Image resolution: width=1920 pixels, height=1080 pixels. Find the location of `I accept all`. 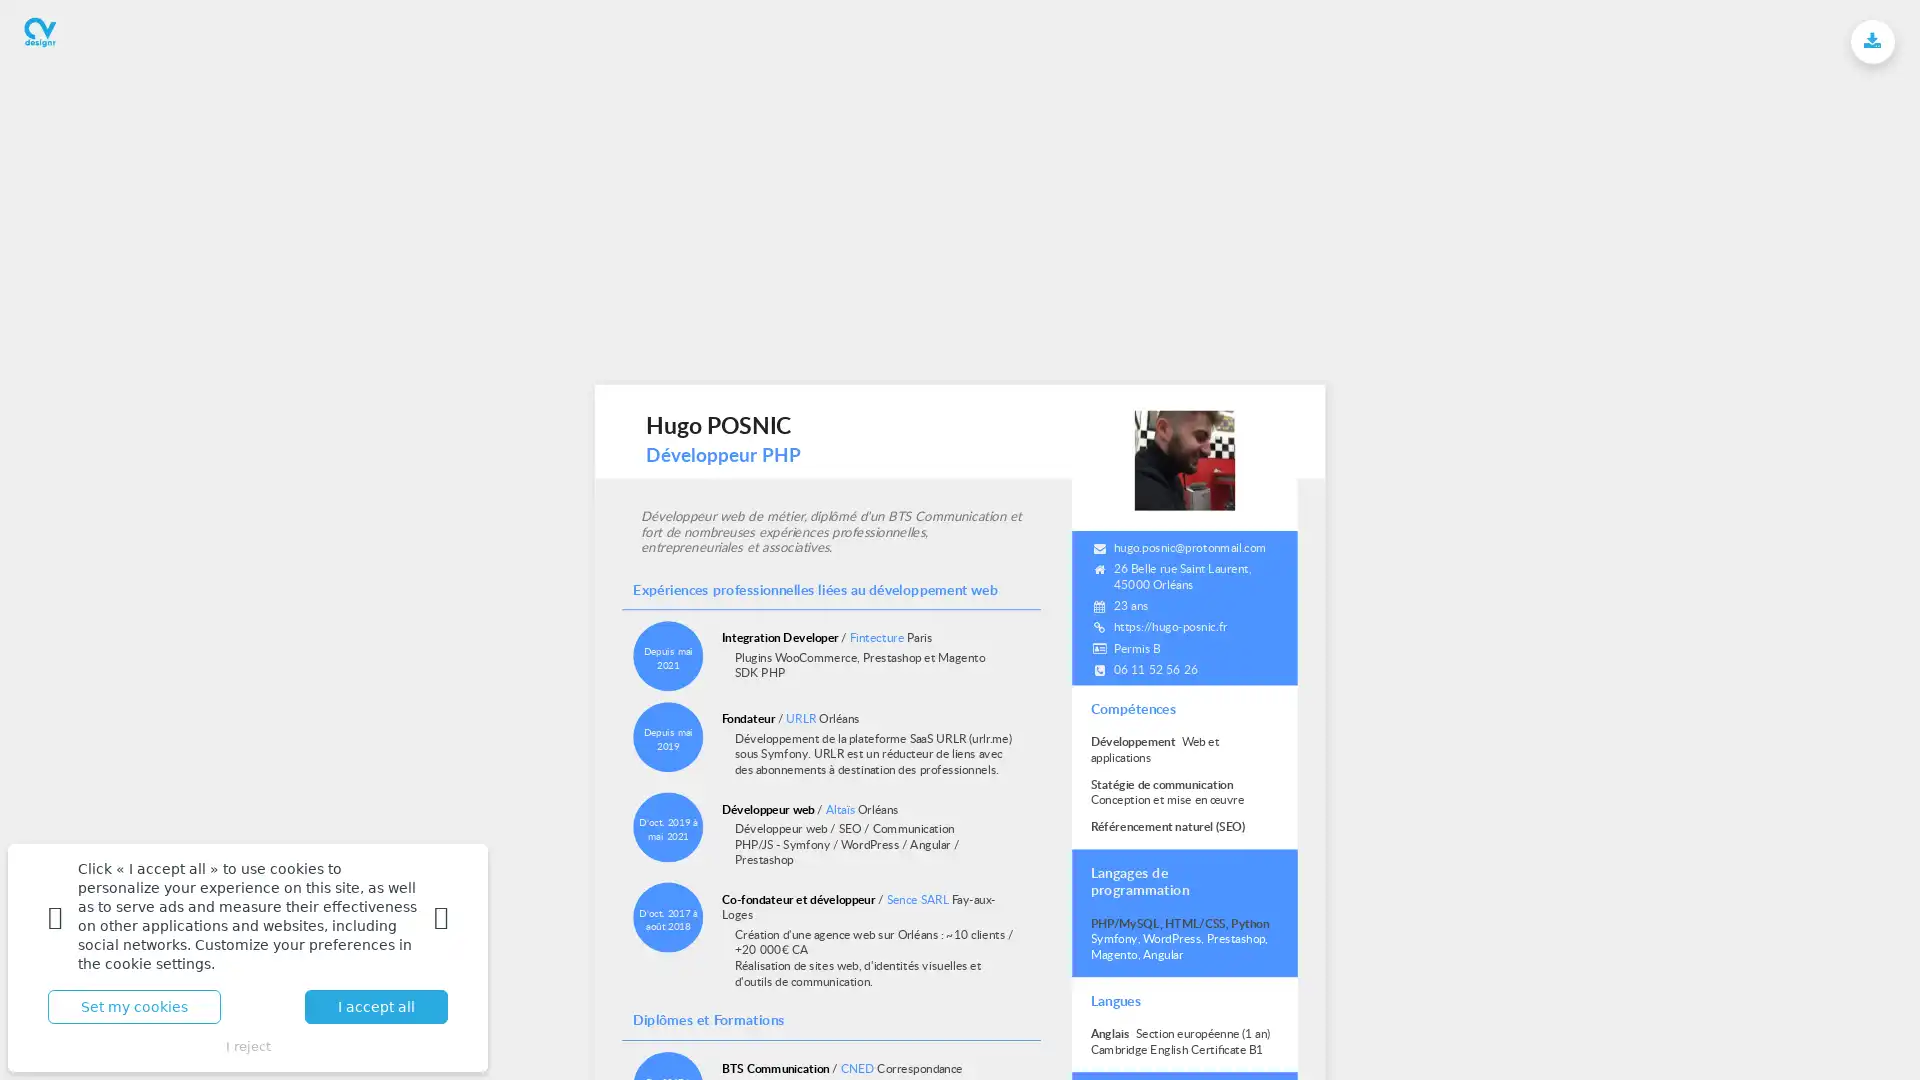

I accept all is located at coordinates (376, 1006).